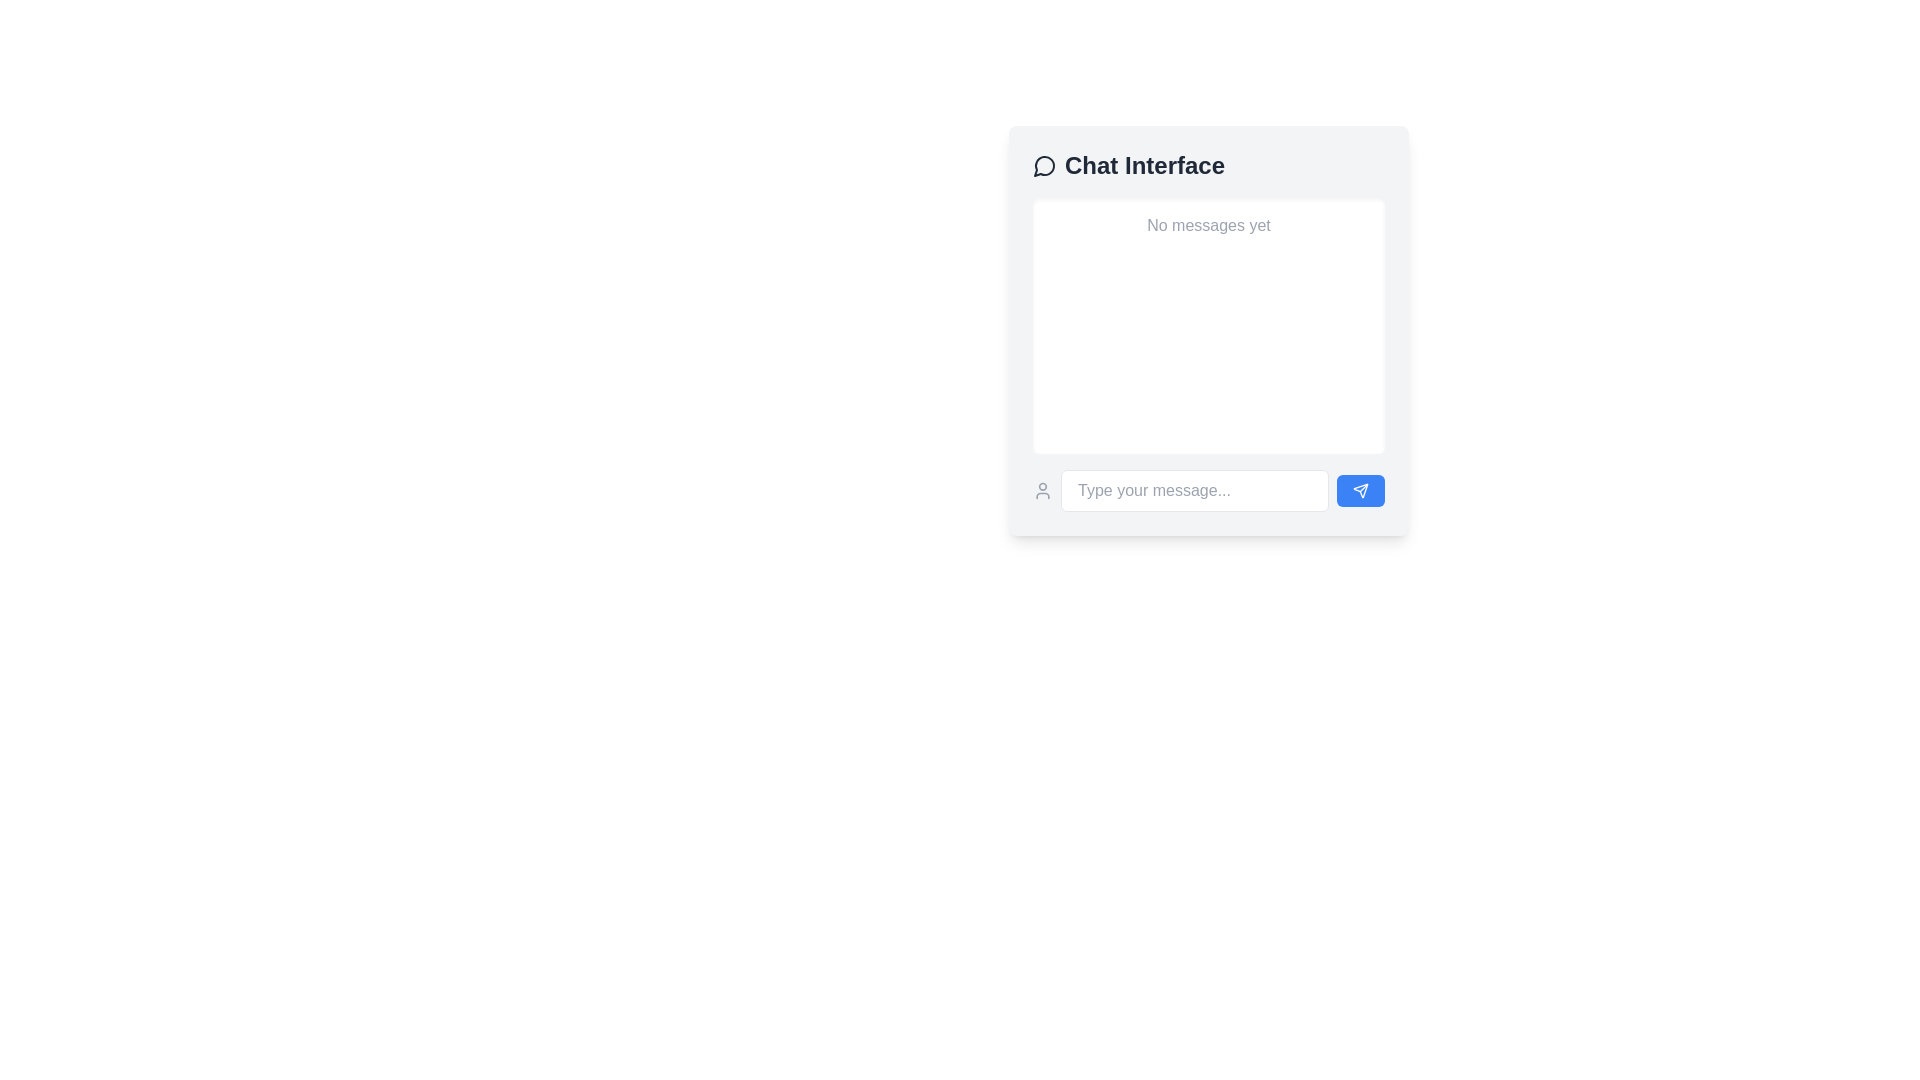 This screenshot has width=1920, height=1080. I want to click on the user profile icon located at the bottom left of the chat interface, which serves as a placeholder for the user's avatar, so click(1041, 490).